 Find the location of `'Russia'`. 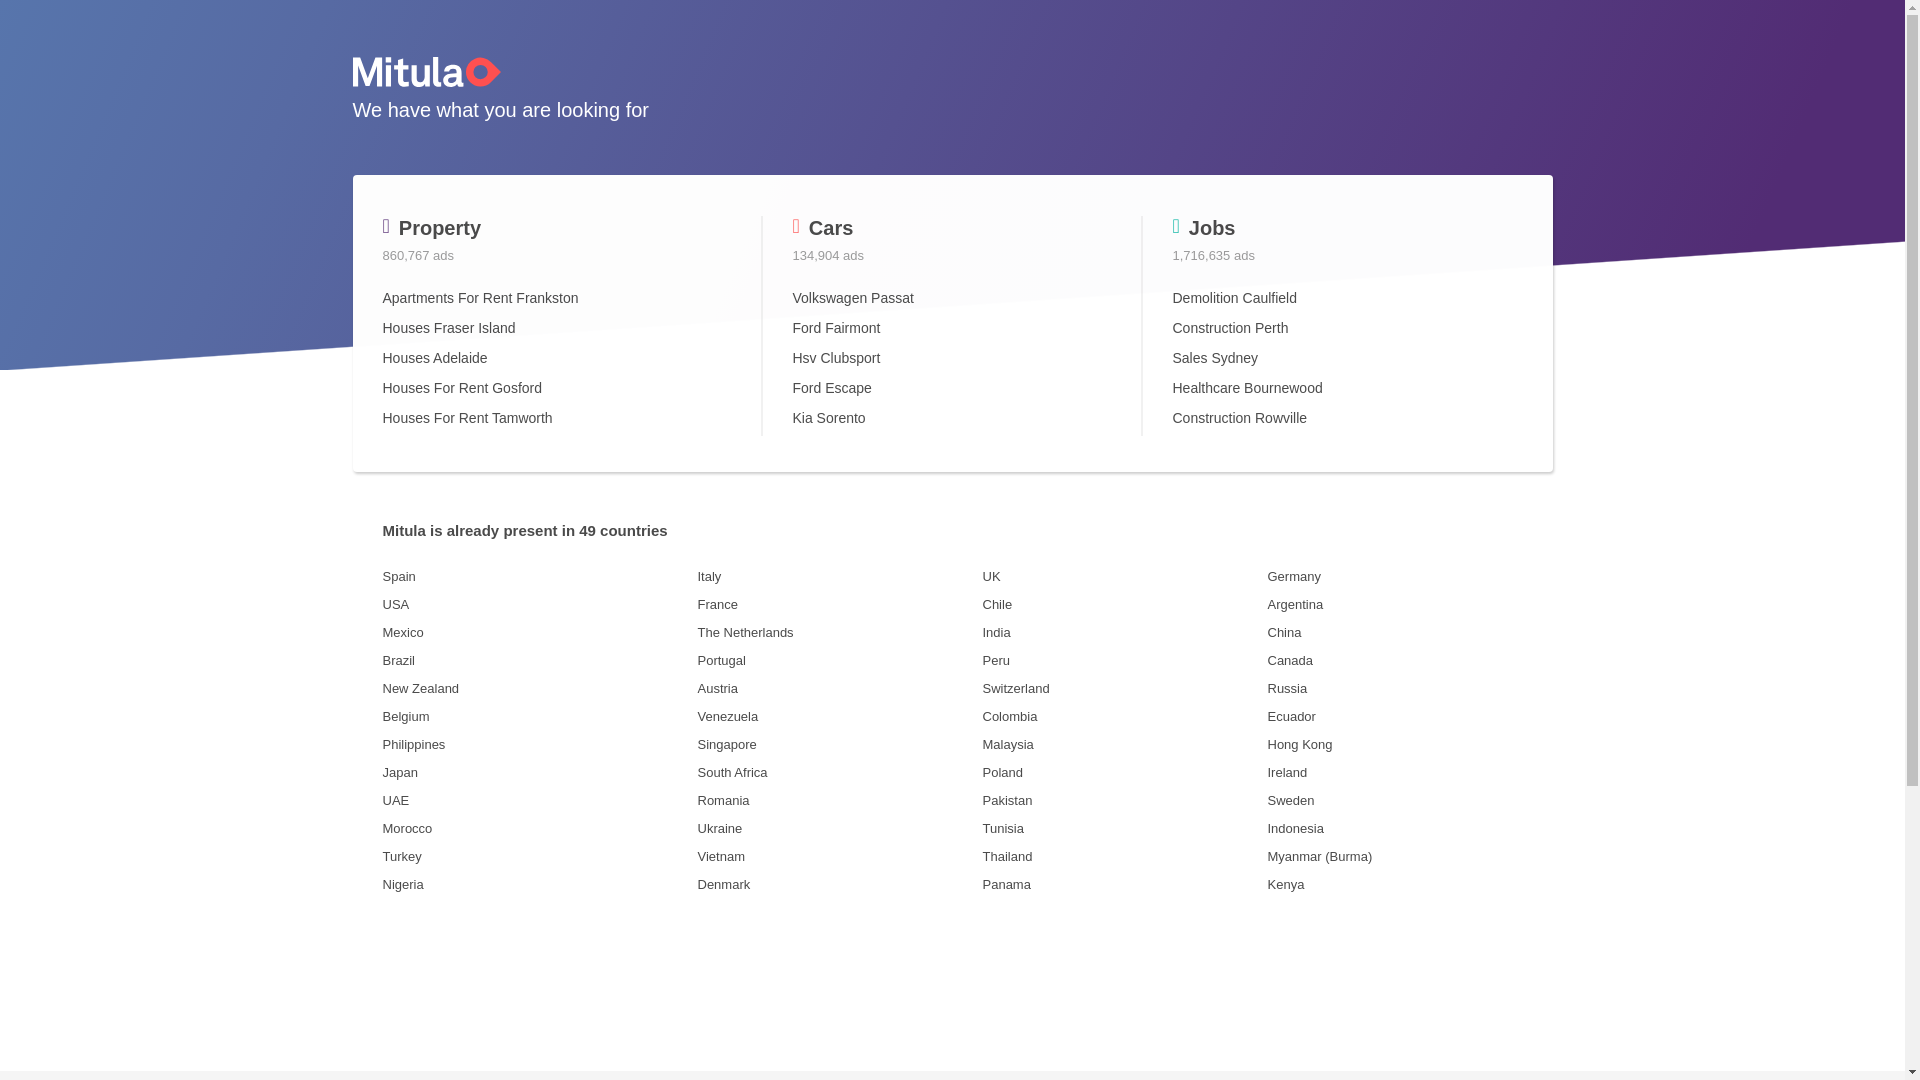

'Russia' is located at coordinates (1394, 688).